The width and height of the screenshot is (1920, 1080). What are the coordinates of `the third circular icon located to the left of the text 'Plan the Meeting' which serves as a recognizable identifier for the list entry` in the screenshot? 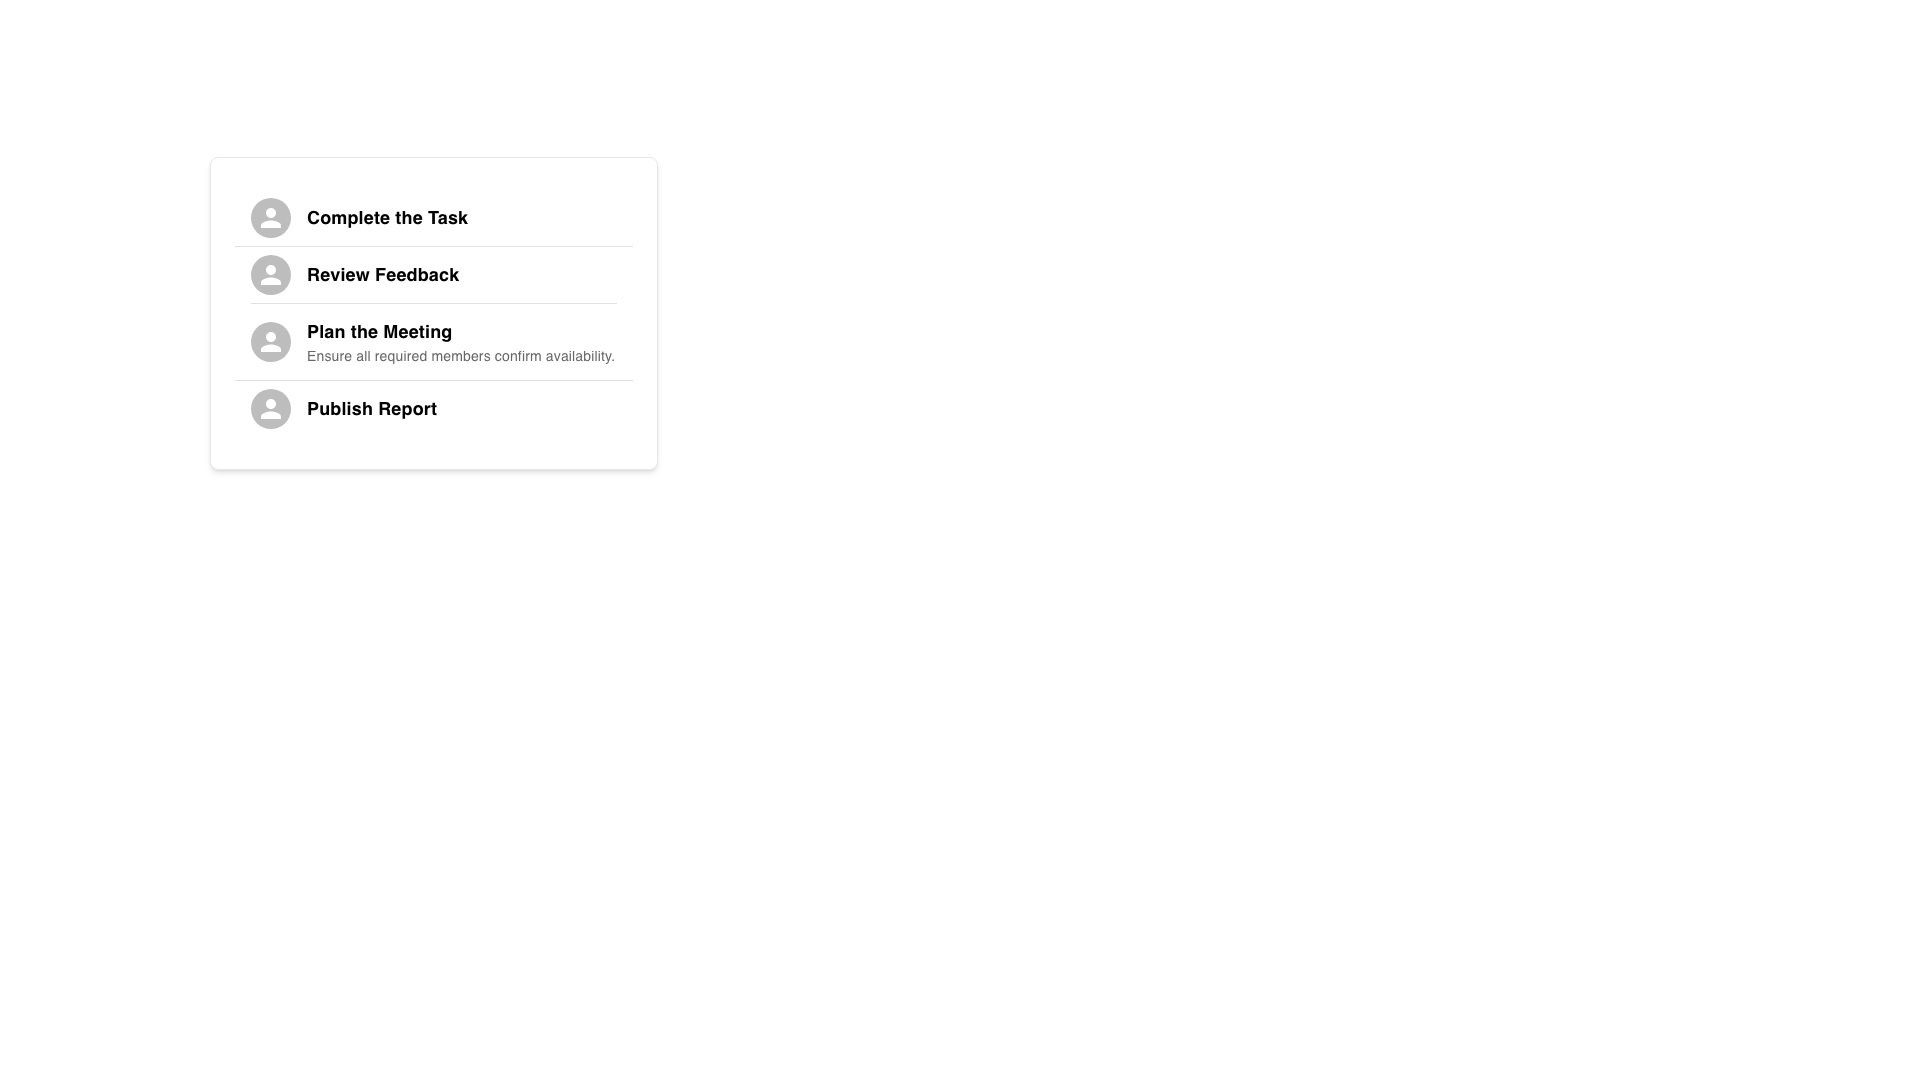 It's located at (269, 341).